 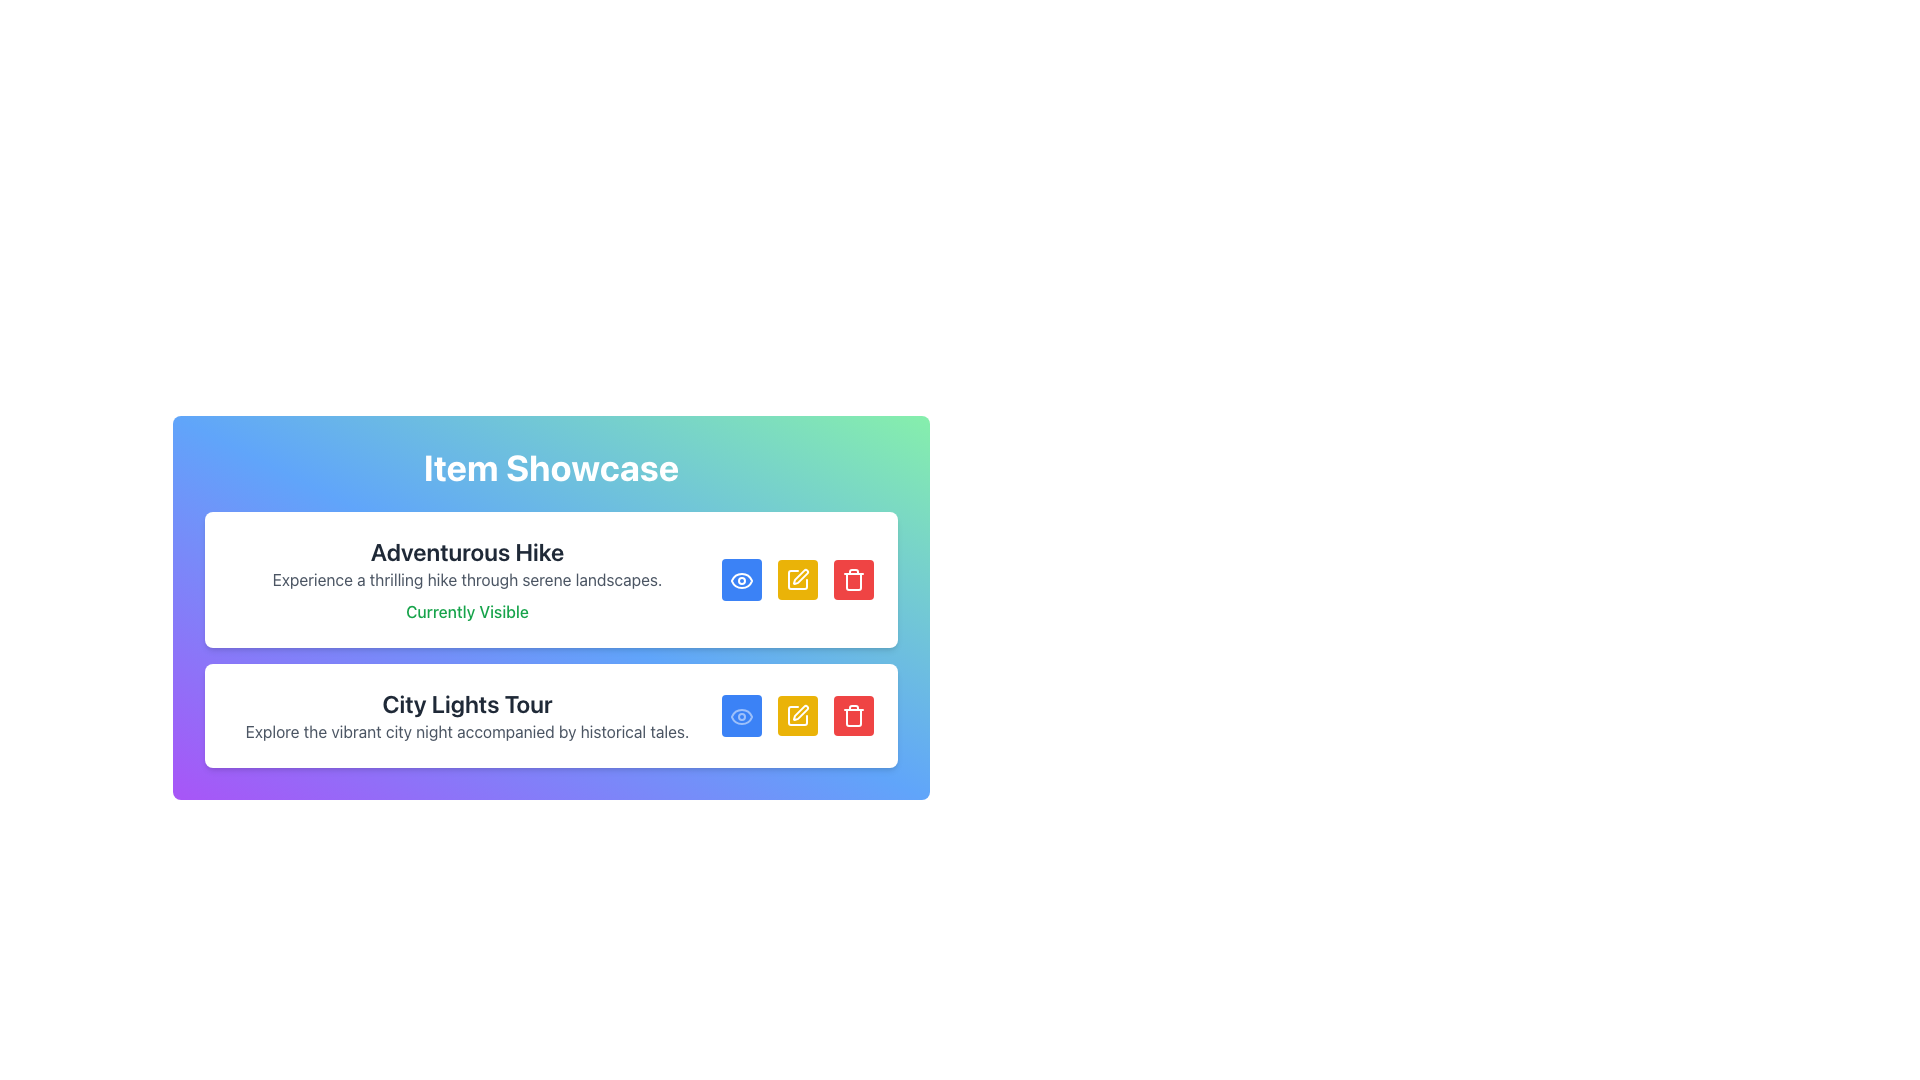 What do you see at coordinates (466, 611) in the screenshot?
I see `the text label that displays the phrase 'Currently Visible', which is styled in green color and positioned below the subtitle of the hiking activity description` at bounding box center [466, 611].